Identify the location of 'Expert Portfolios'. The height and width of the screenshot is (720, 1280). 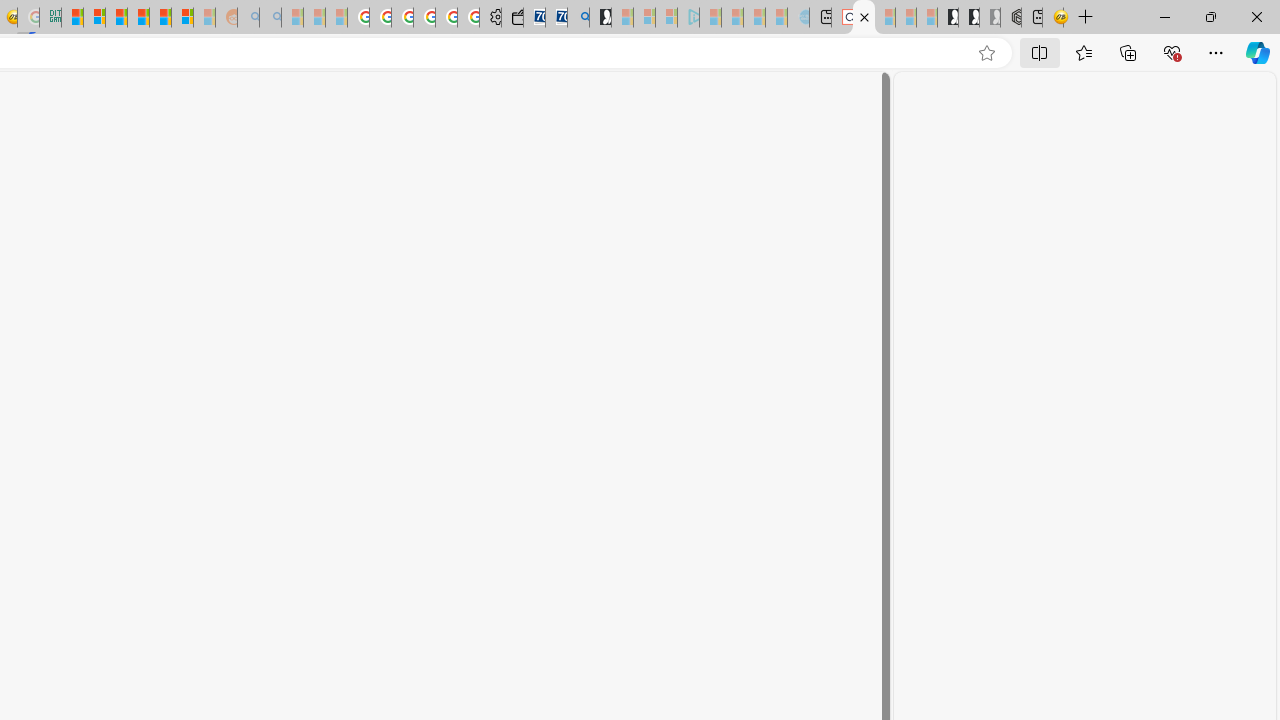
(137, 17).